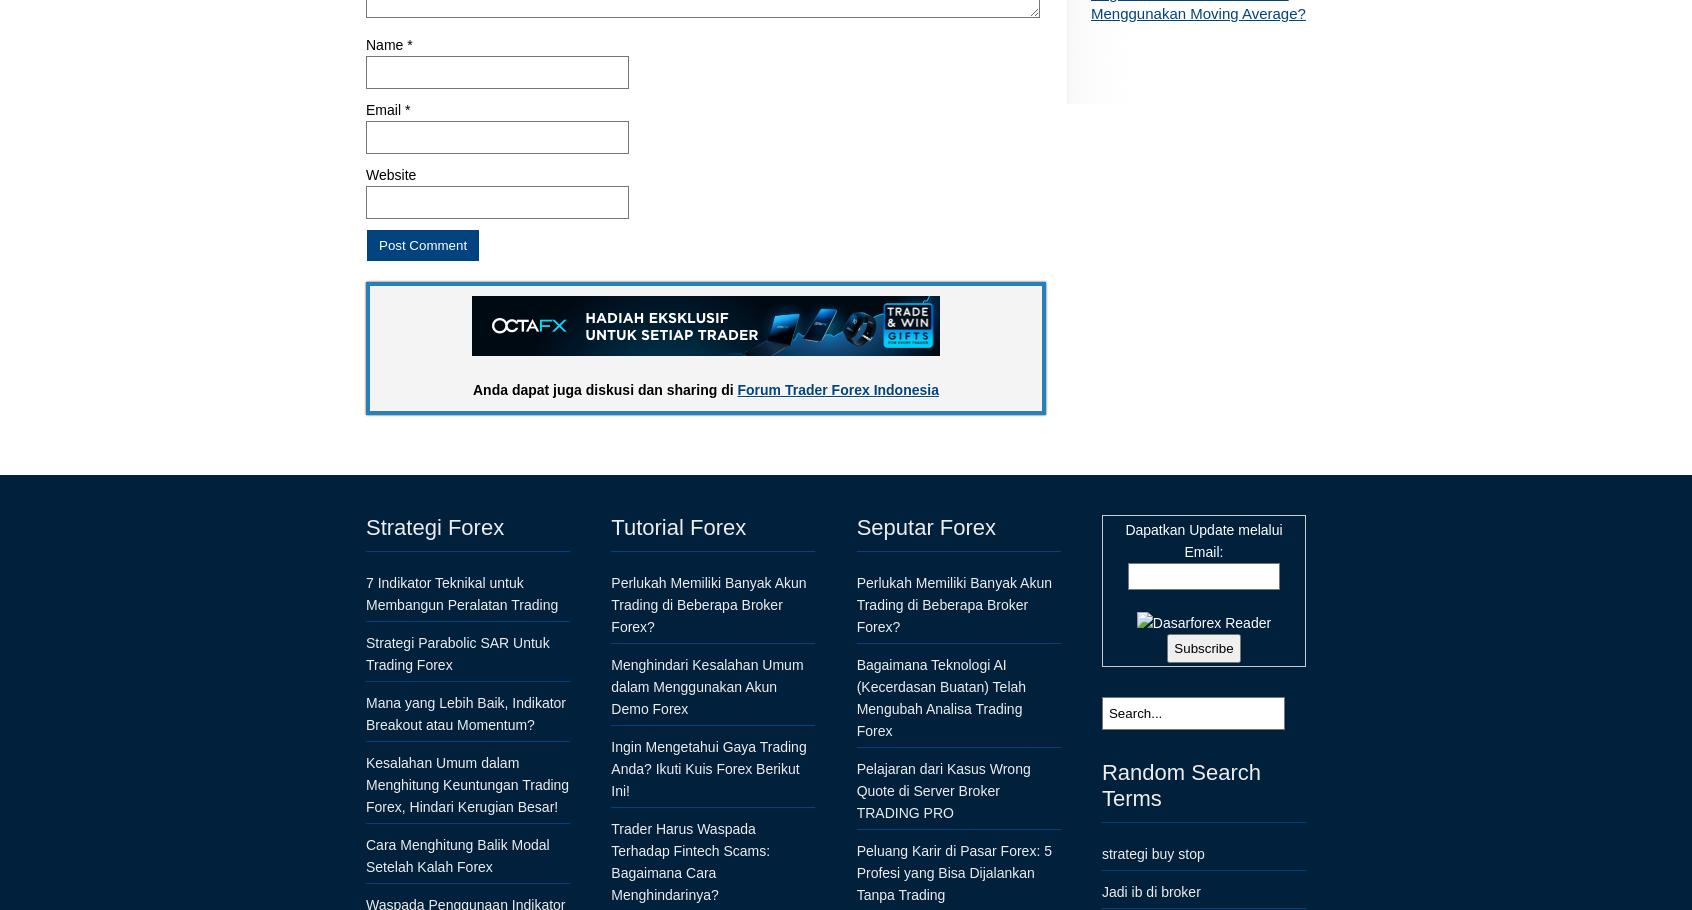 The width and height of the screenshot is (1692, 910). What do you see at coordinates (1100, 783) in the screenshot?
I see `'Random Search Terms'` at bounding box center [1100, 783].